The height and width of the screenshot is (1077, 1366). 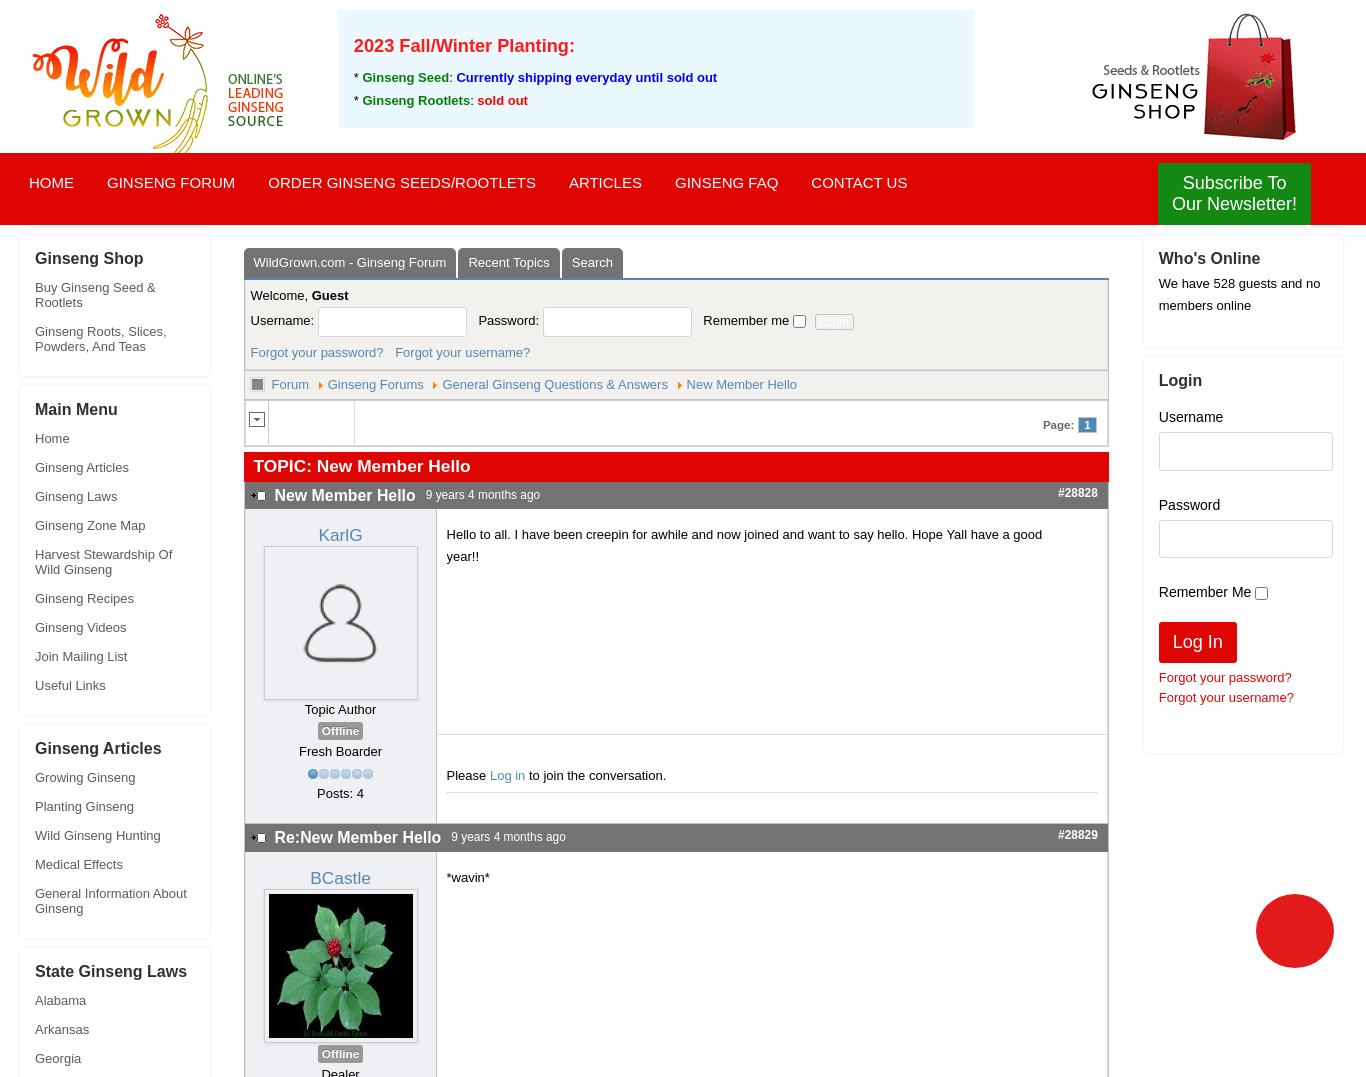 I want to click on 'Ginseng Recipes', so click(x=34, y=597).